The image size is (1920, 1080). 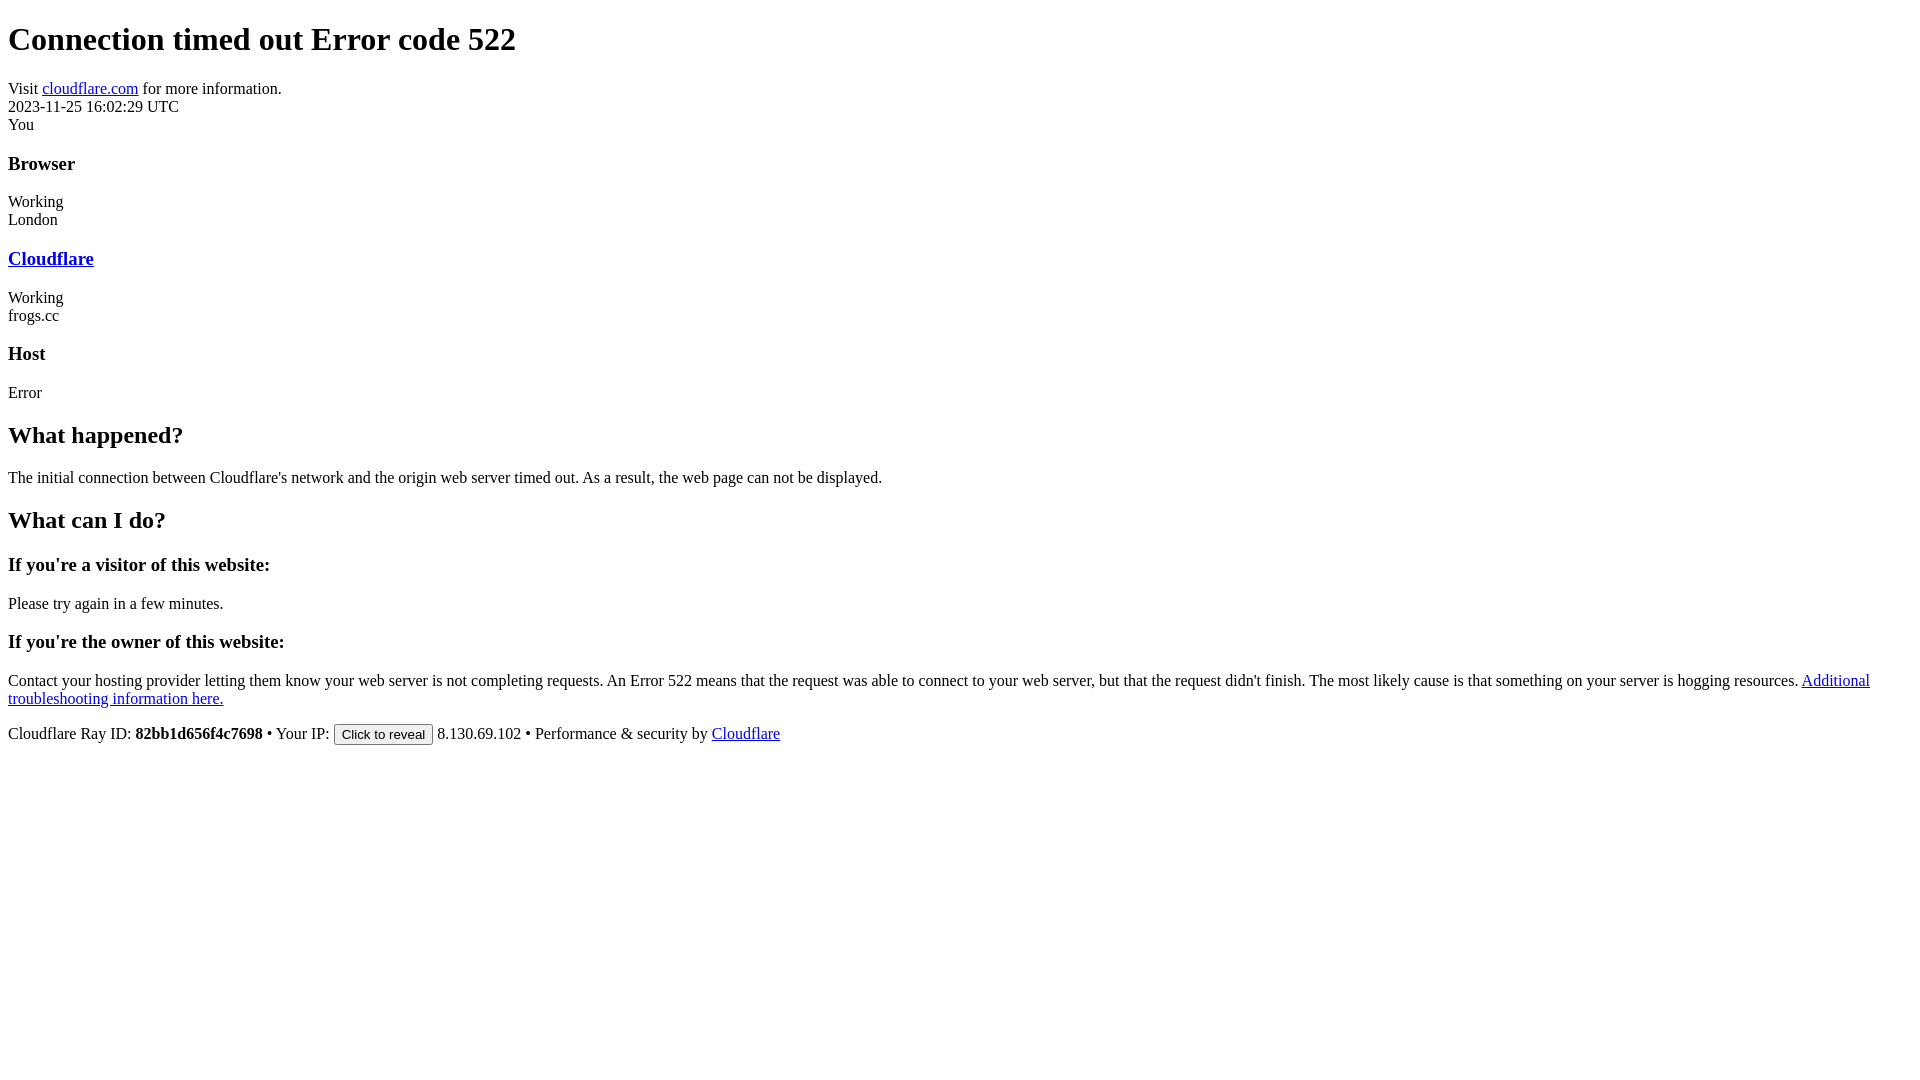 I want to click on 'cloudflare.com', so click(x=89, y=87).